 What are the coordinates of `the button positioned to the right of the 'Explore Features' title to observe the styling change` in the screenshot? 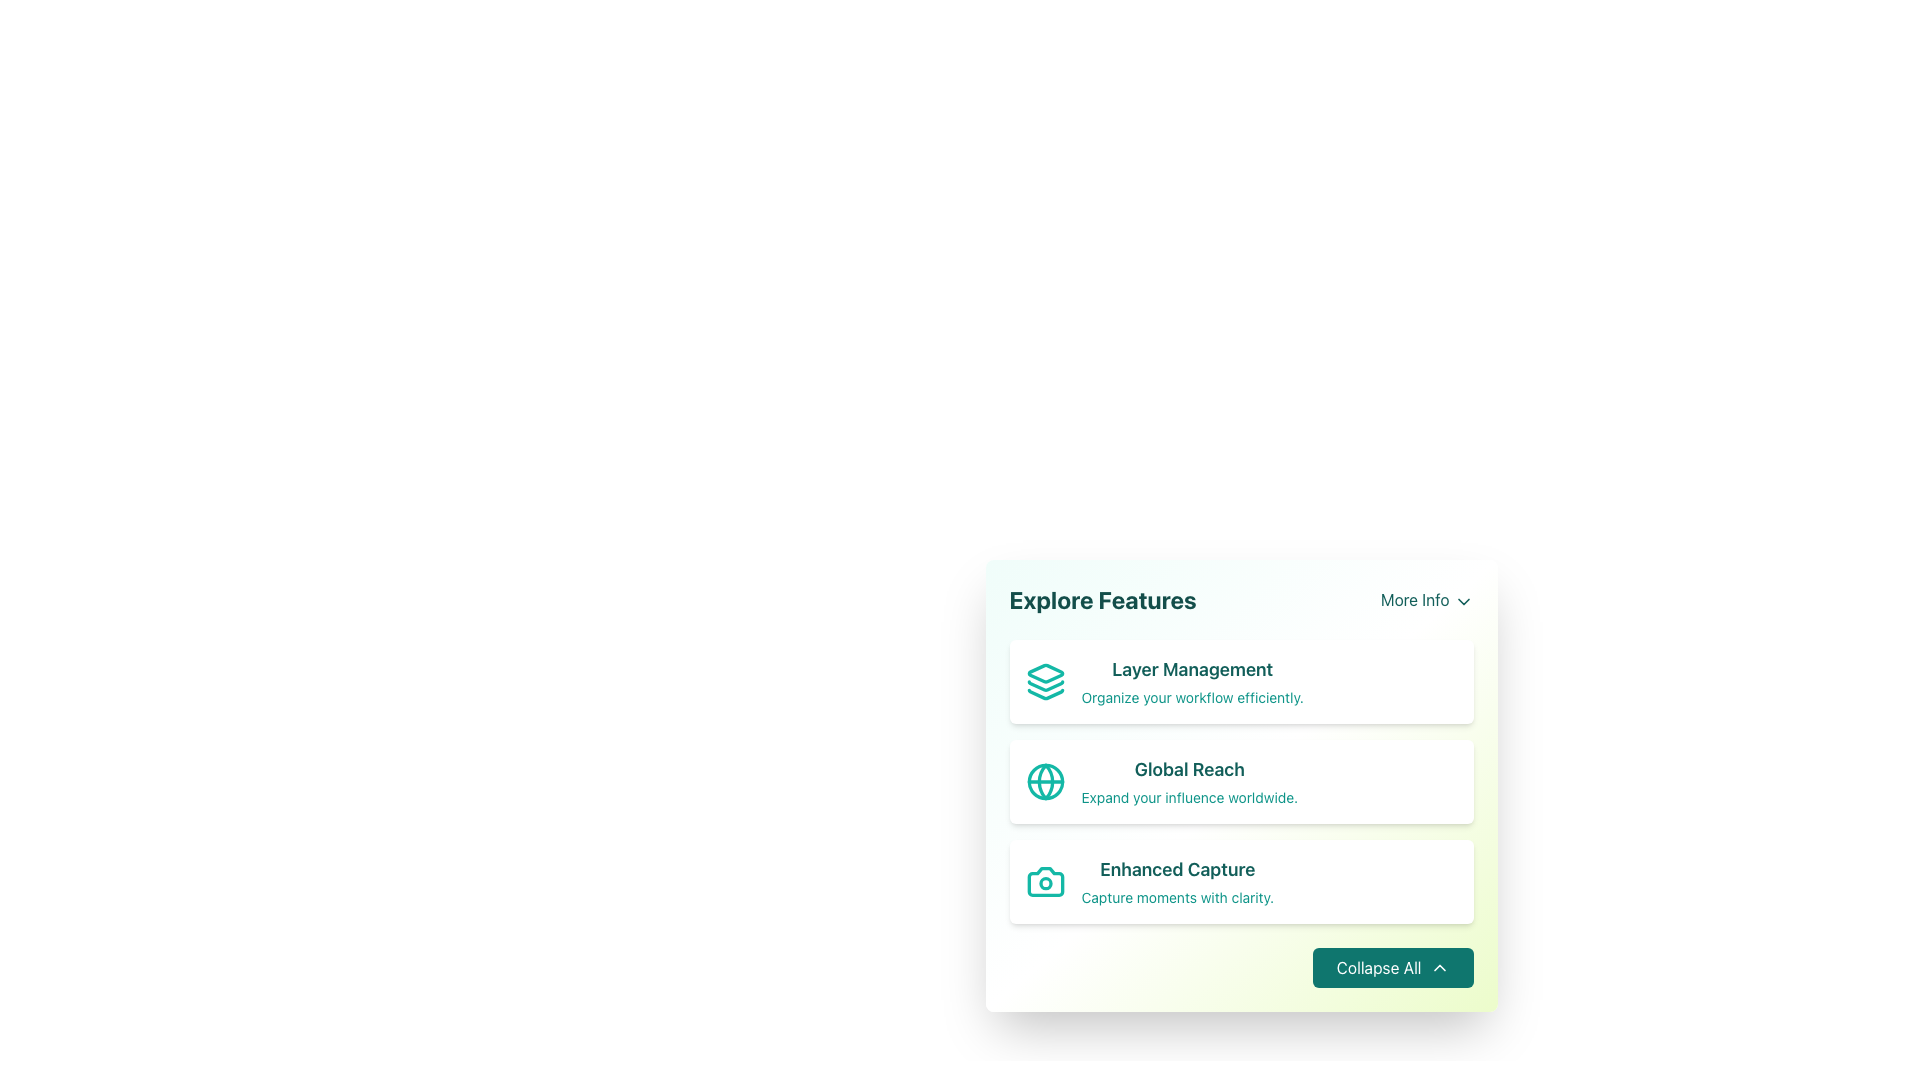 It's located at (1426, 599).